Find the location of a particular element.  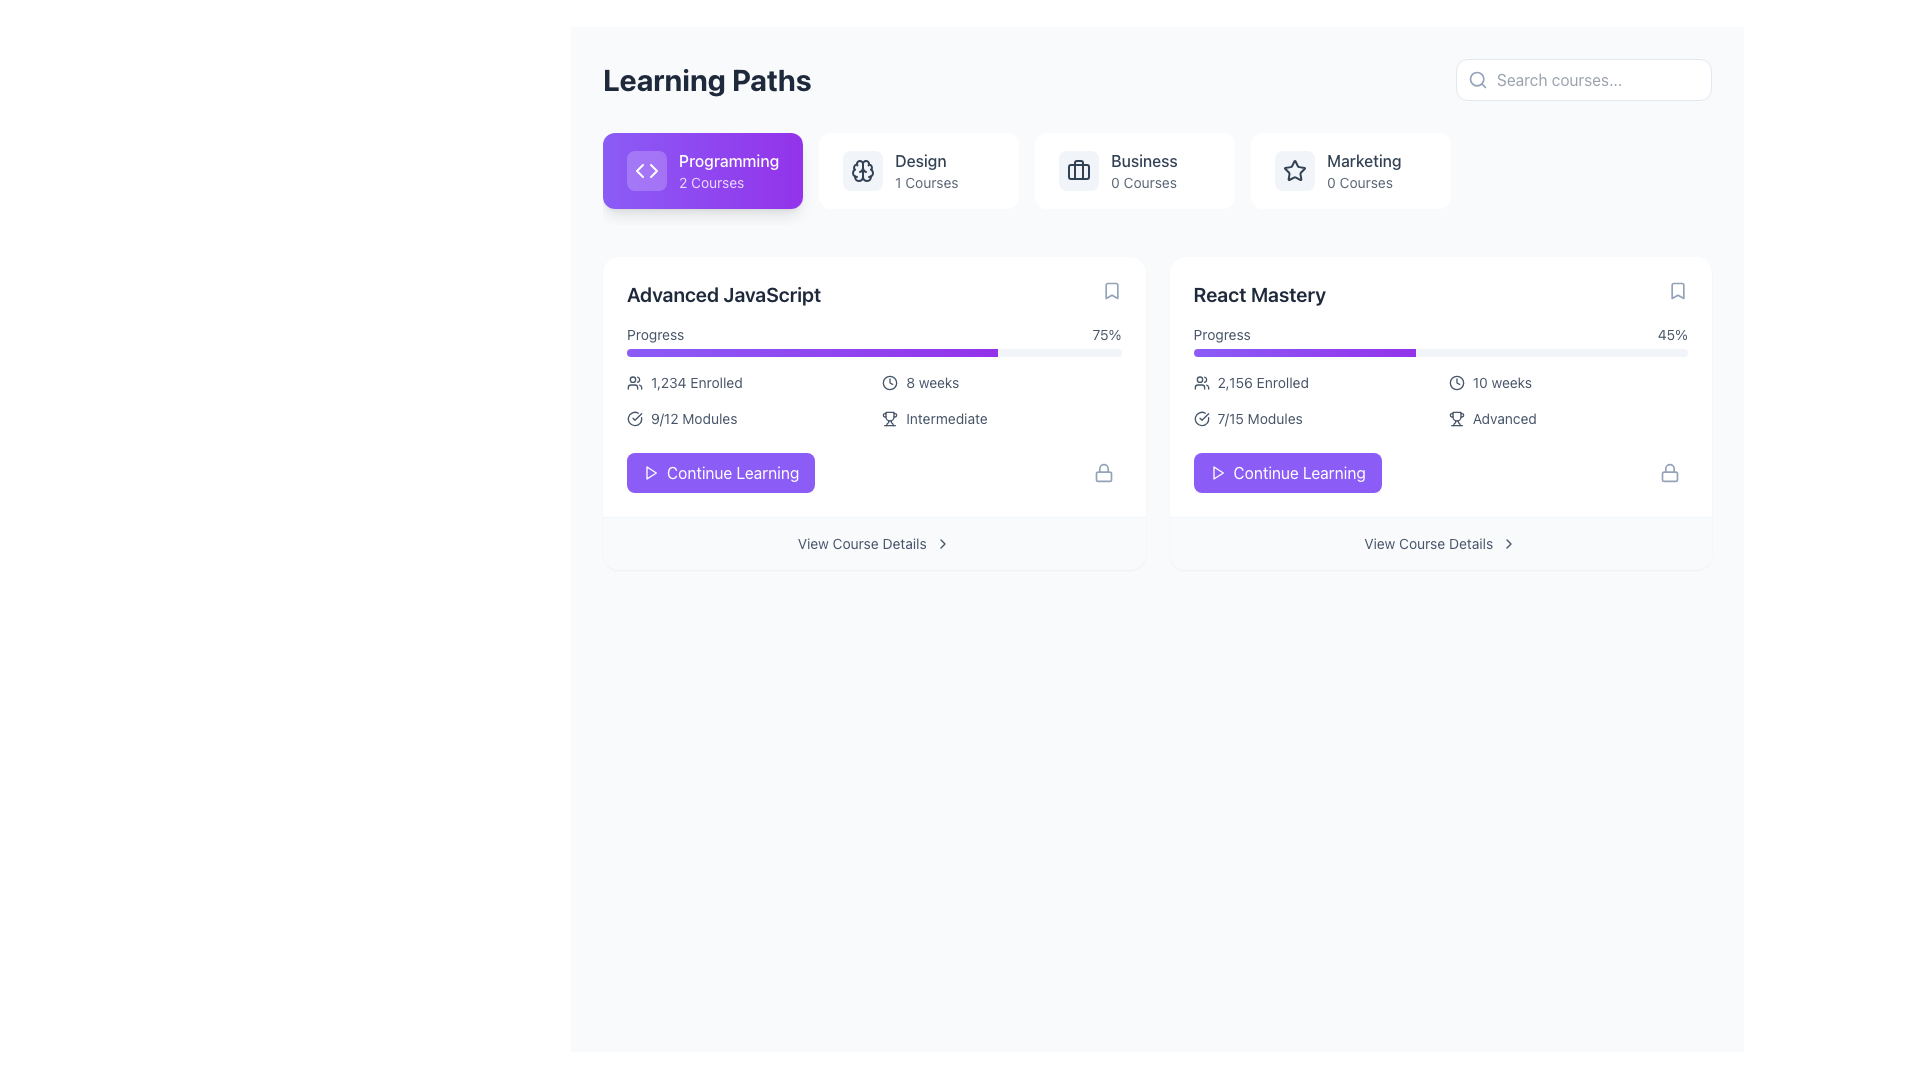

the text label reading 'Design', which is styled in medium font weight and is located at the top center of the interface, between 'Programming' and 'Business' is located at coordinates (925, 160).